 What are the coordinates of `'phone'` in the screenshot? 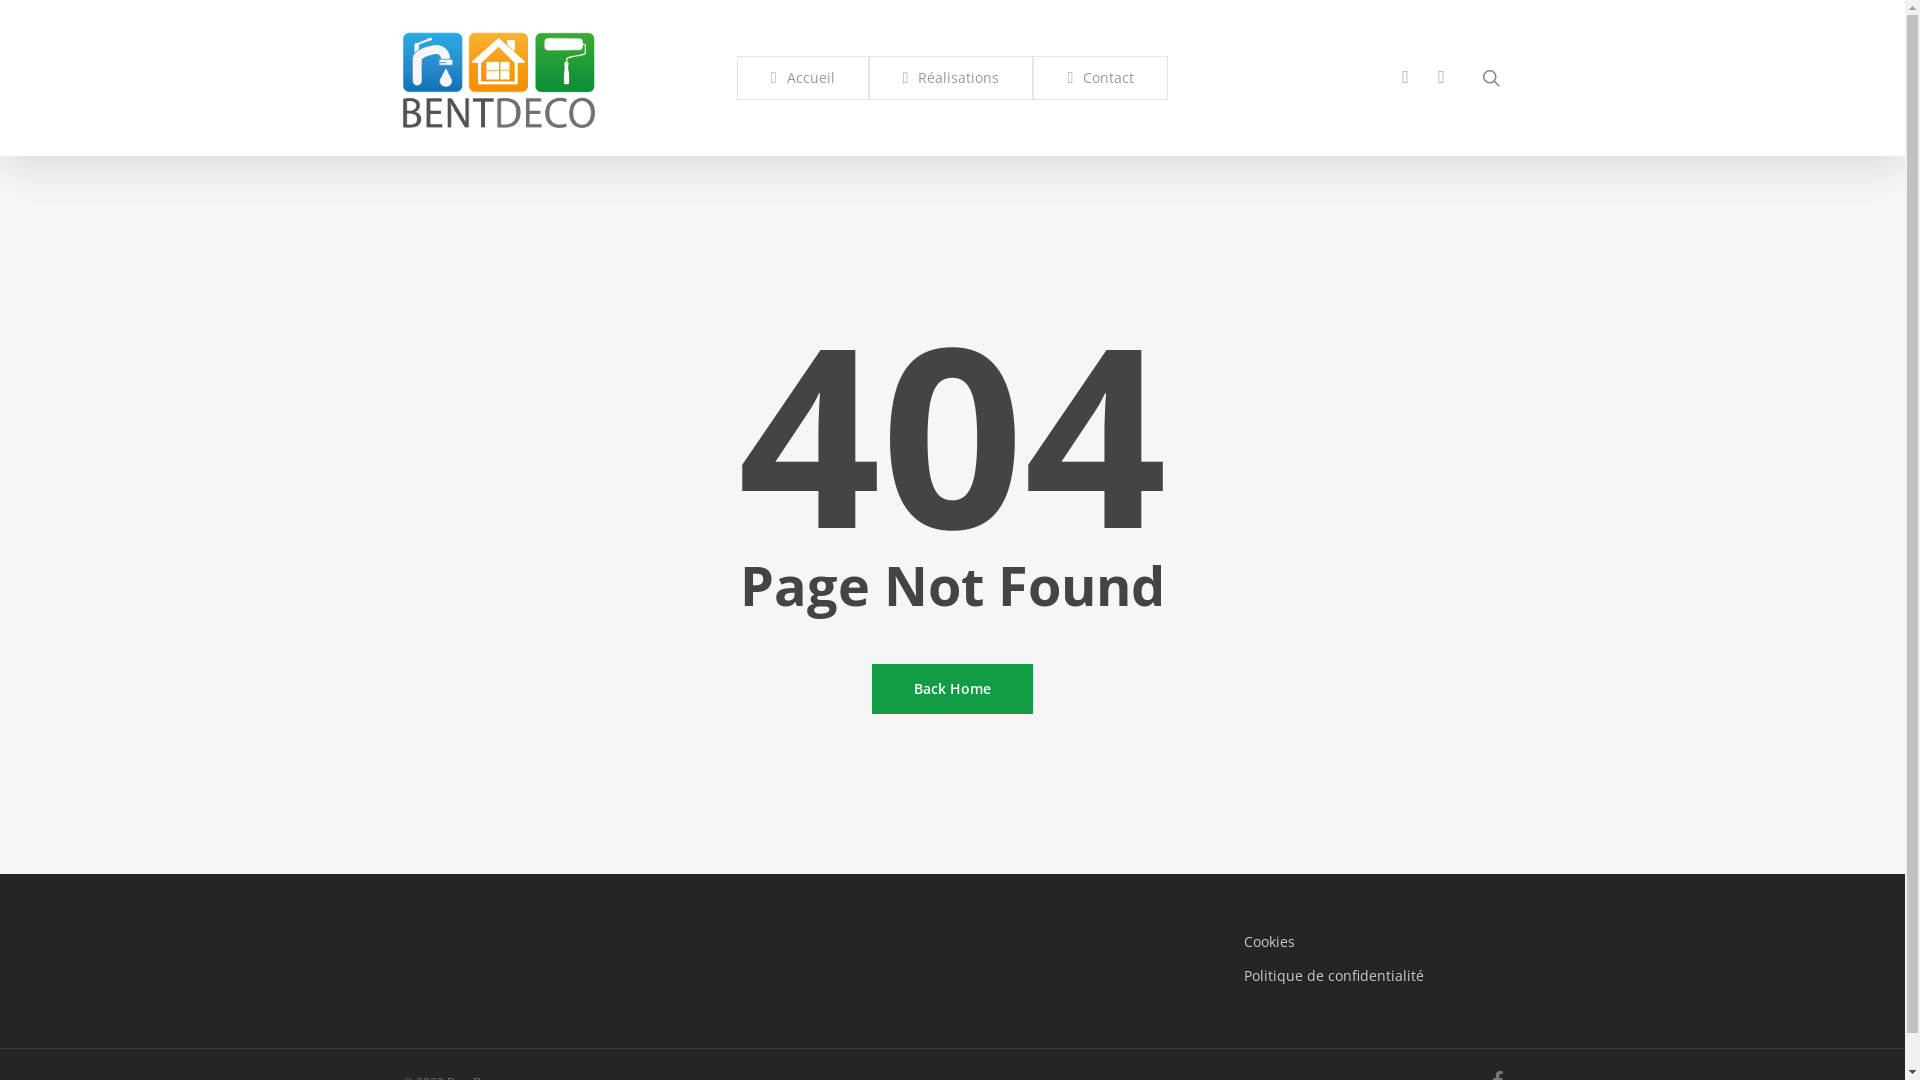 It's located at (1386, 76).